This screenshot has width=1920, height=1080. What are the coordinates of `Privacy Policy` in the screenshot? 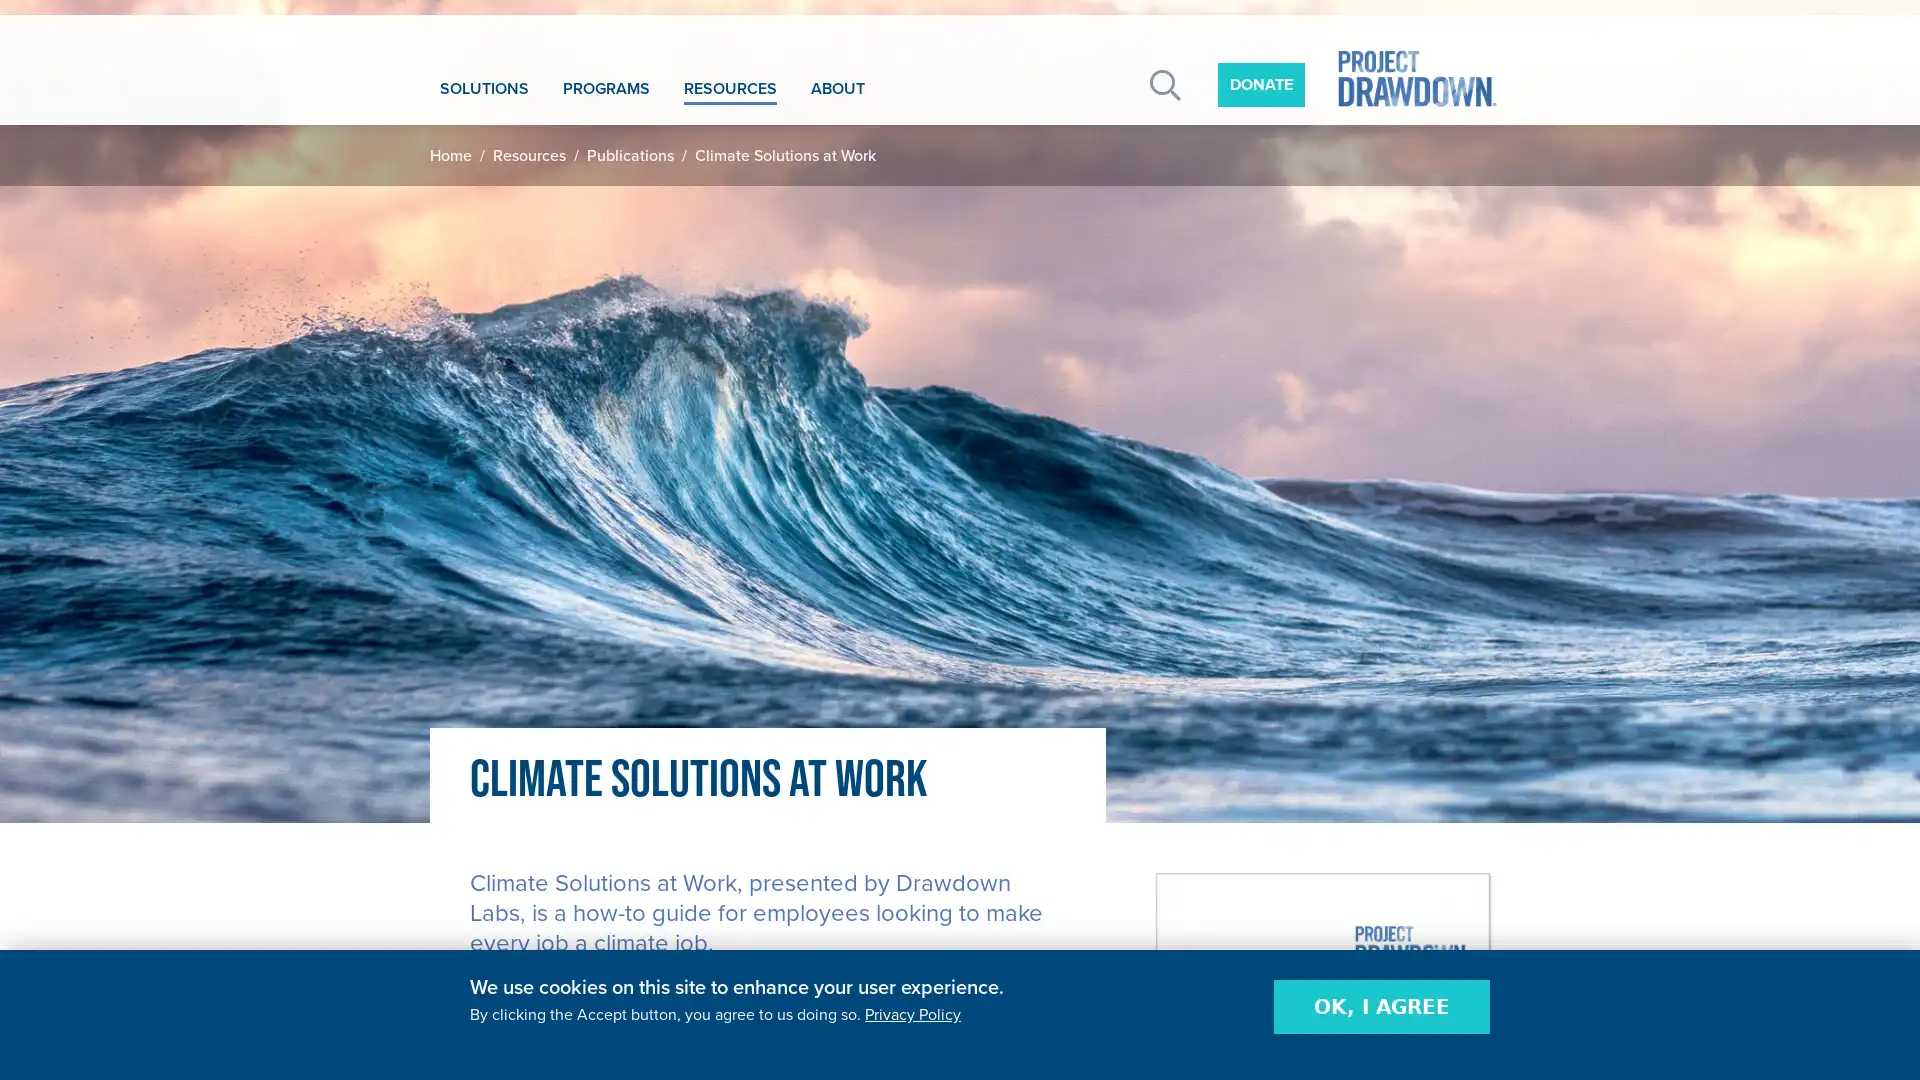 It's located at (911, 1014).